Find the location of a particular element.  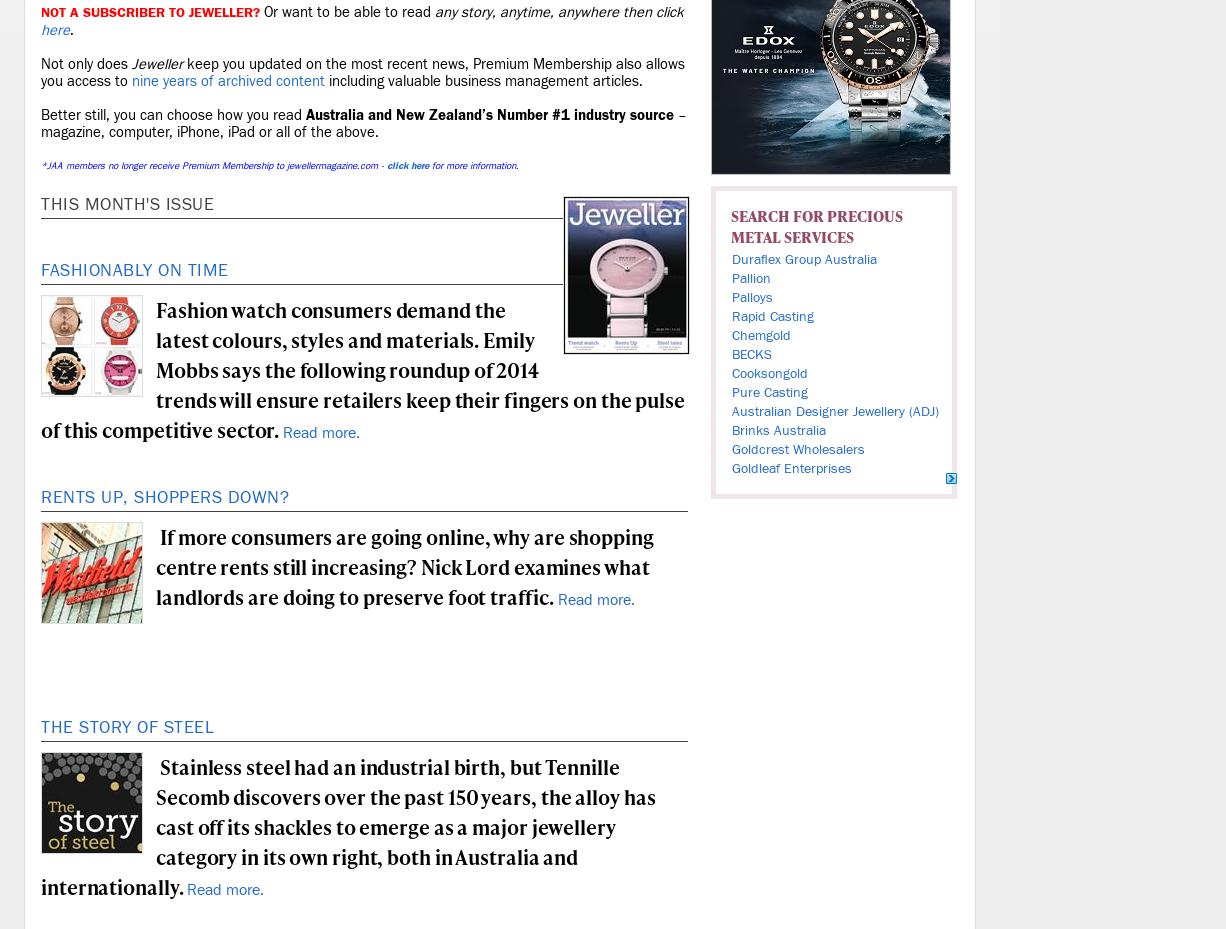

'Search for' is located at coordinates (729, 214).